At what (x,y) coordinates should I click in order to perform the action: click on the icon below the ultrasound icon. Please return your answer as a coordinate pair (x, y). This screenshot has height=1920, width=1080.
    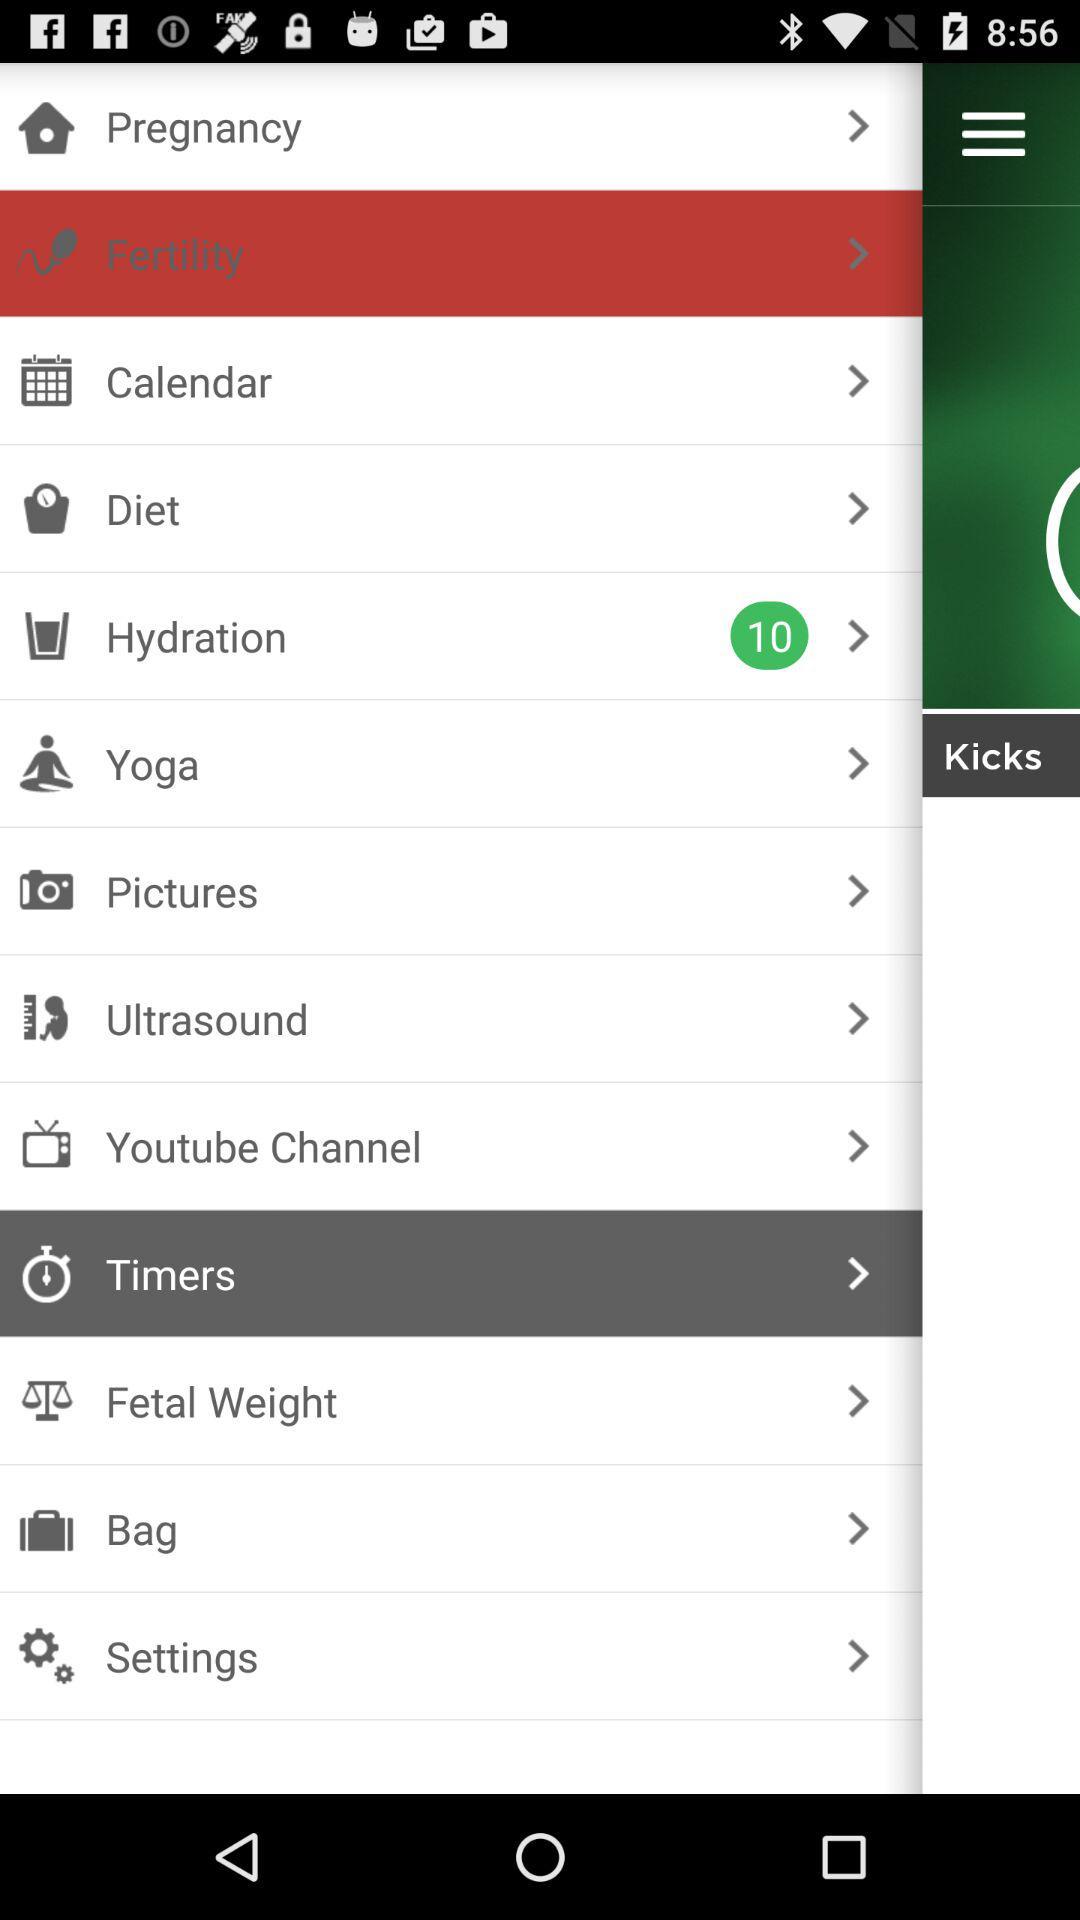
    Looking at the image, I should click on (457, 1146).